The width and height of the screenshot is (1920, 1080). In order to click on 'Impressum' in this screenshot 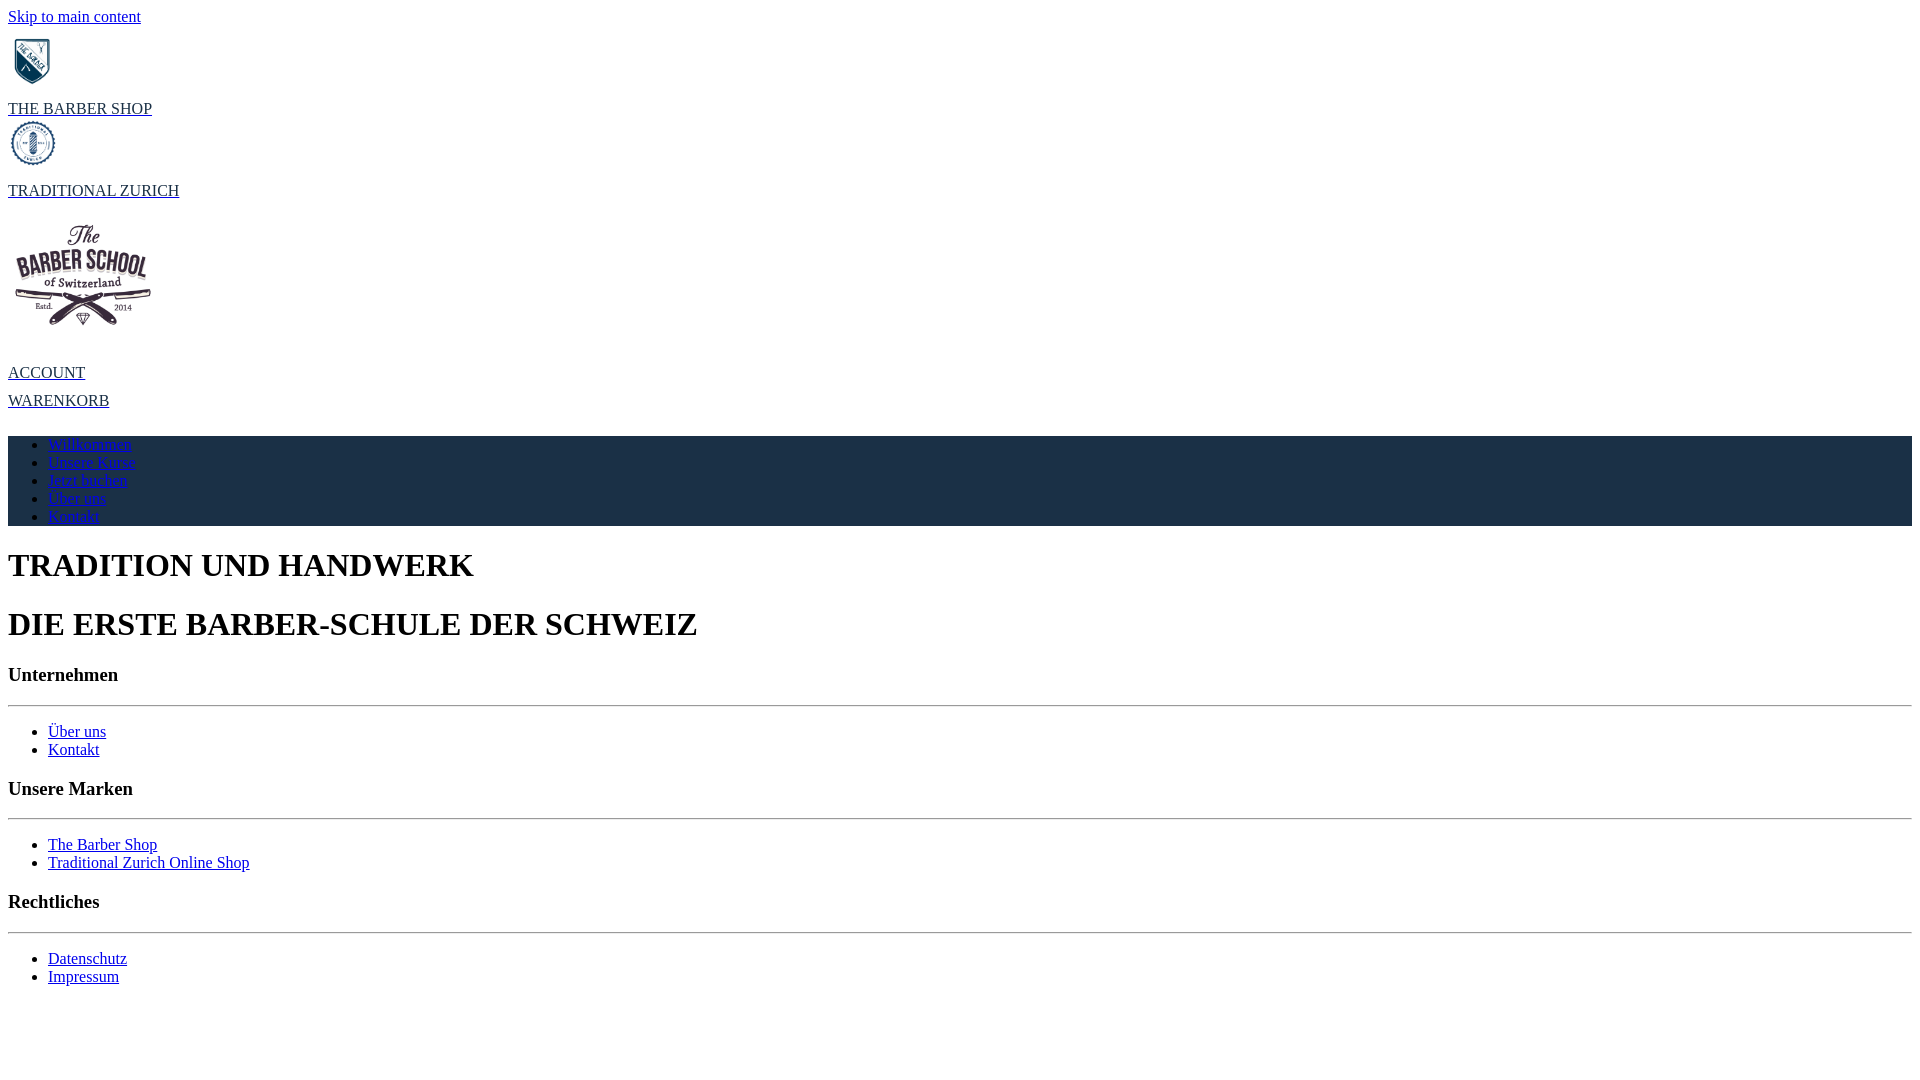, I will do `click(82, 975)`.